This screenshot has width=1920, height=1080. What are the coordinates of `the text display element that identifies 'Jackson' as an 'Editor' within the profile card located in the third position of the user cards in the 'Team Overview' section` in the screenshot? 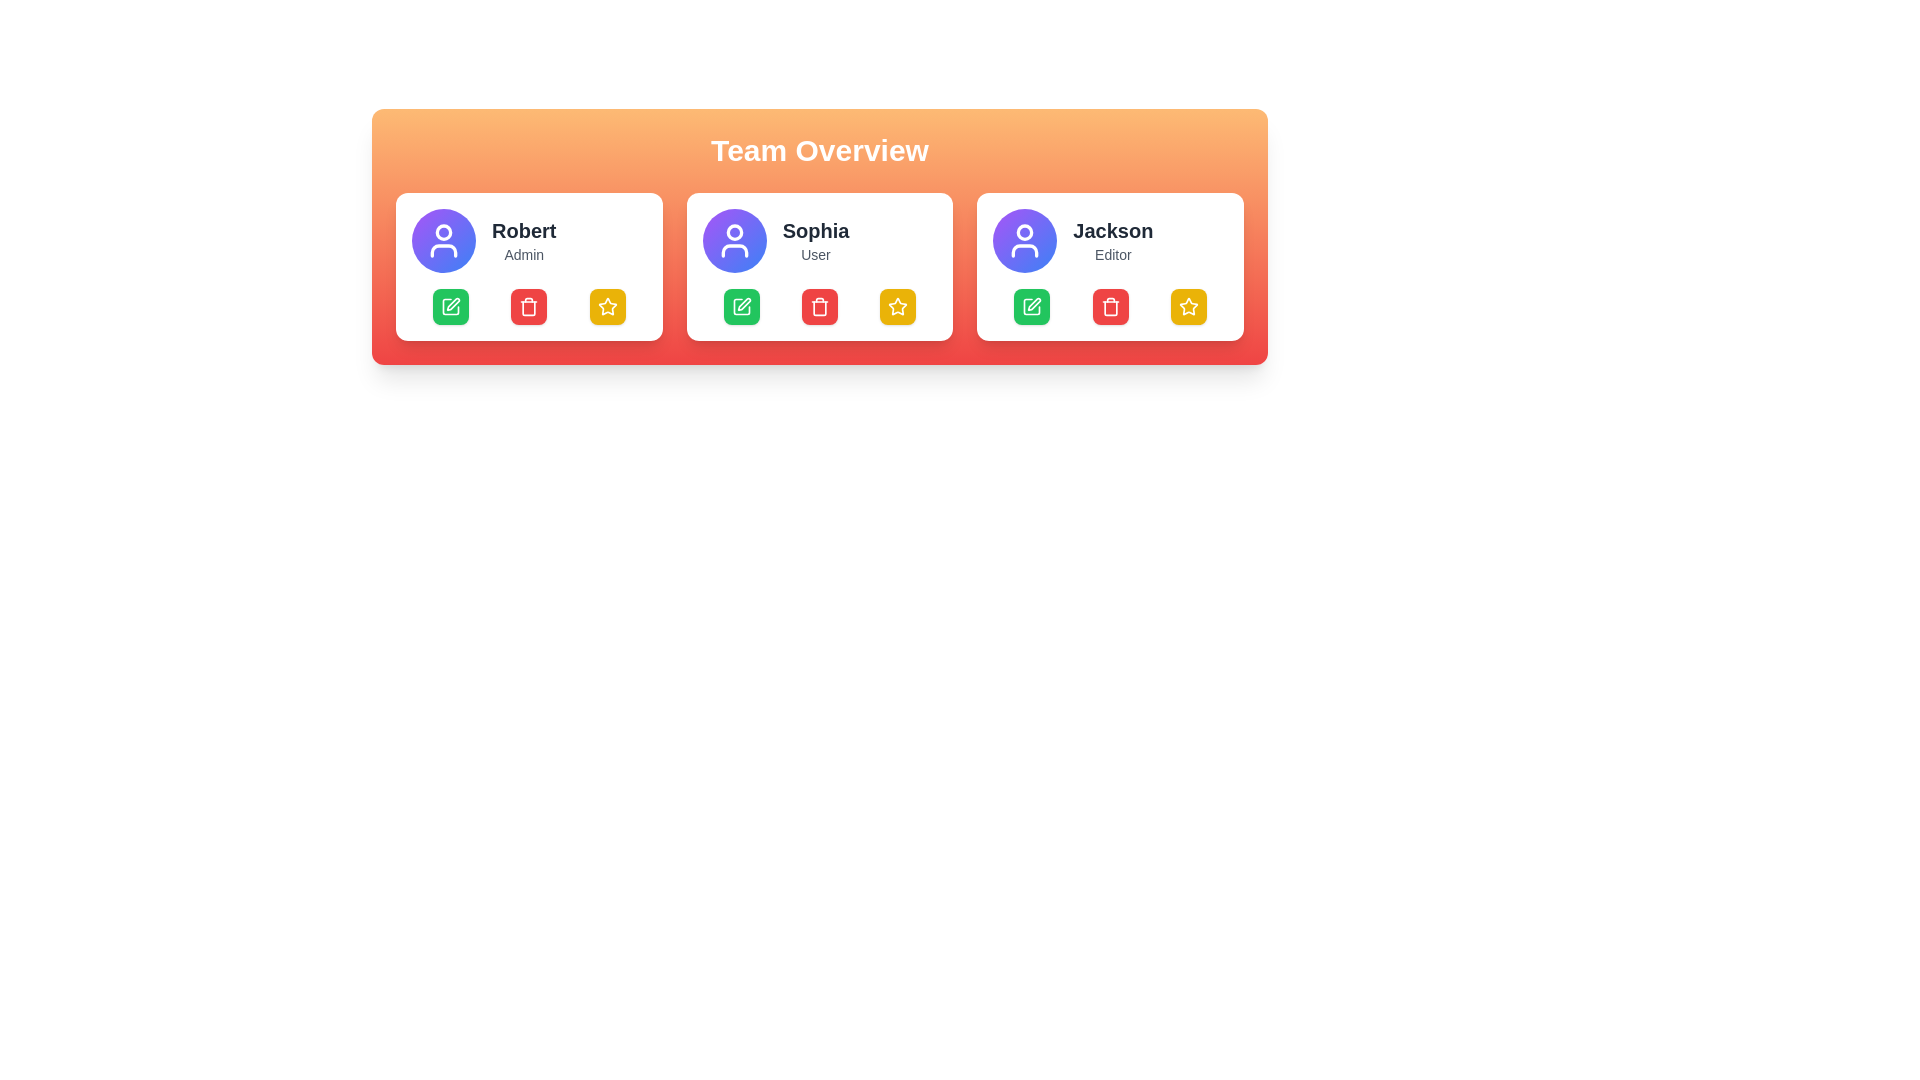 It's located at (1112, 239).